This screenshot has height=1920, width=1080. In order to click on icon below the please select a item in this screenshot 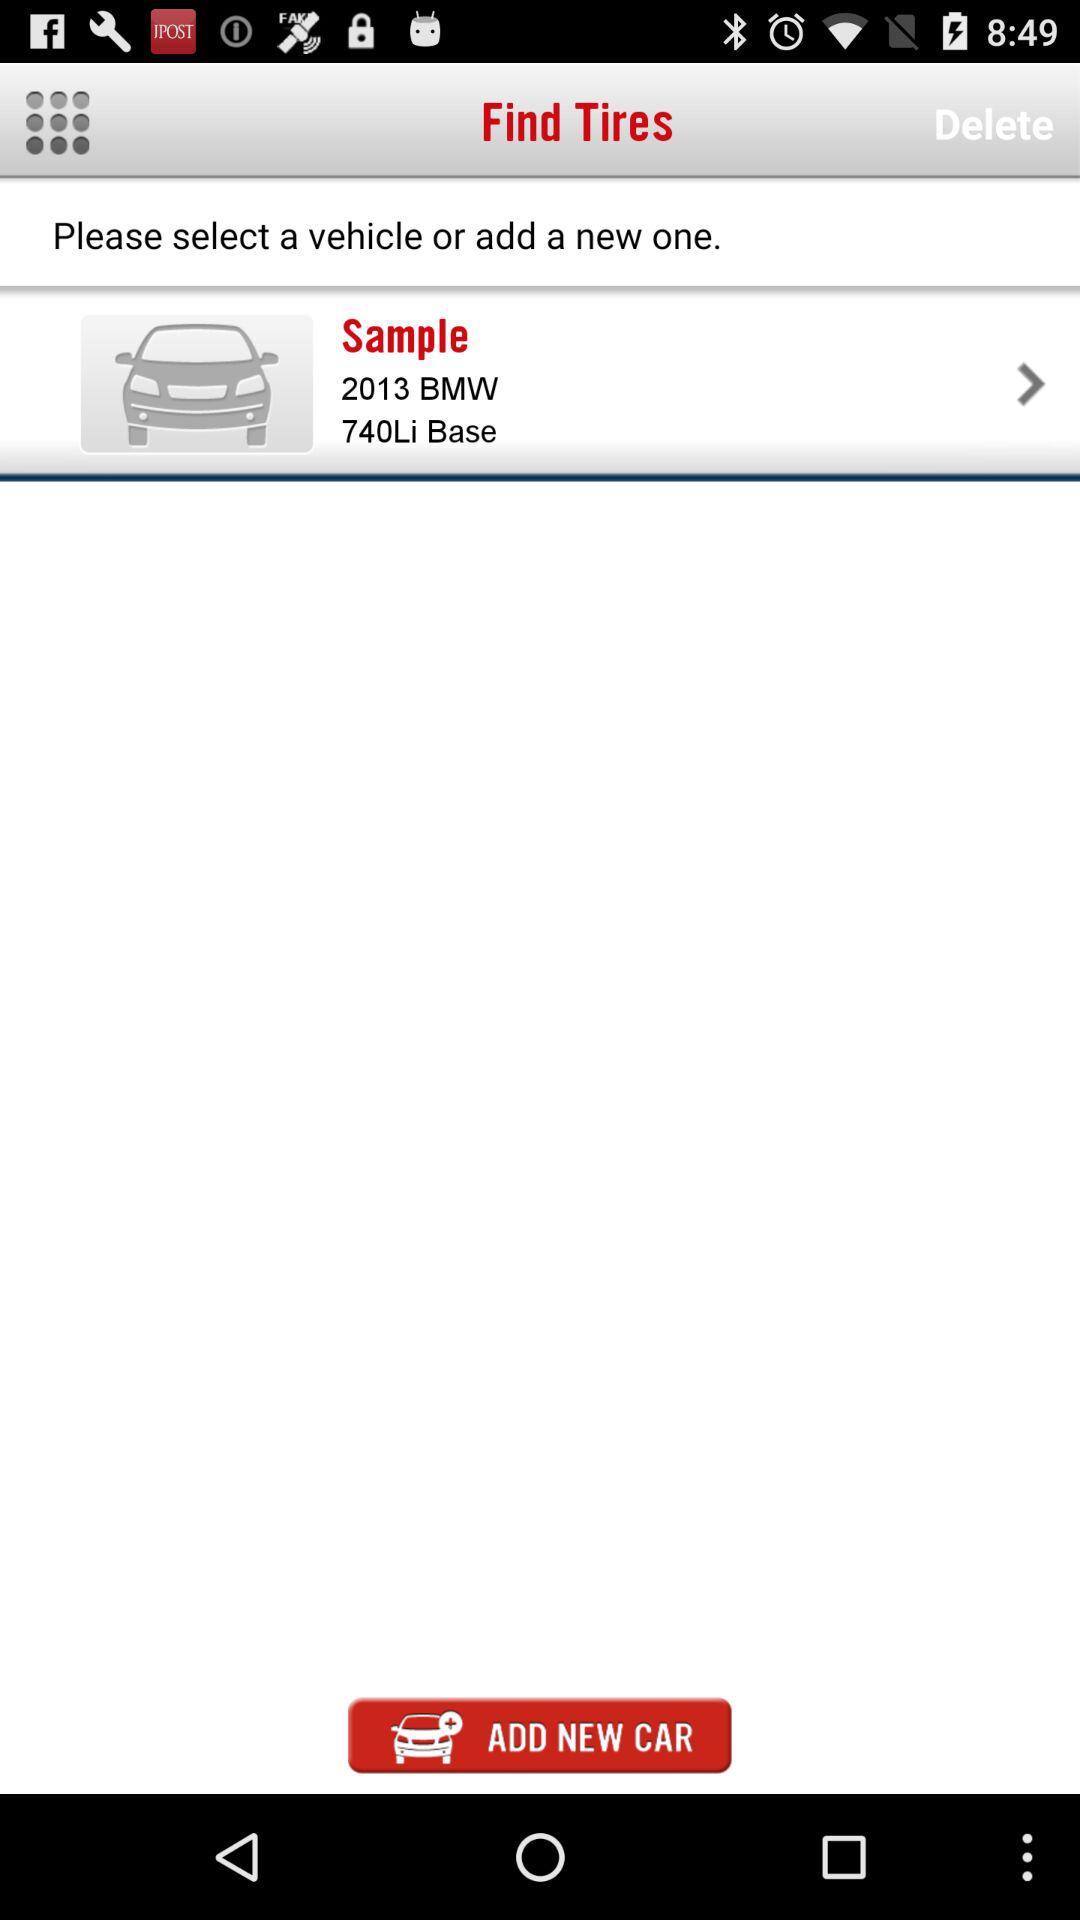, I will do `click(196, 383)`.